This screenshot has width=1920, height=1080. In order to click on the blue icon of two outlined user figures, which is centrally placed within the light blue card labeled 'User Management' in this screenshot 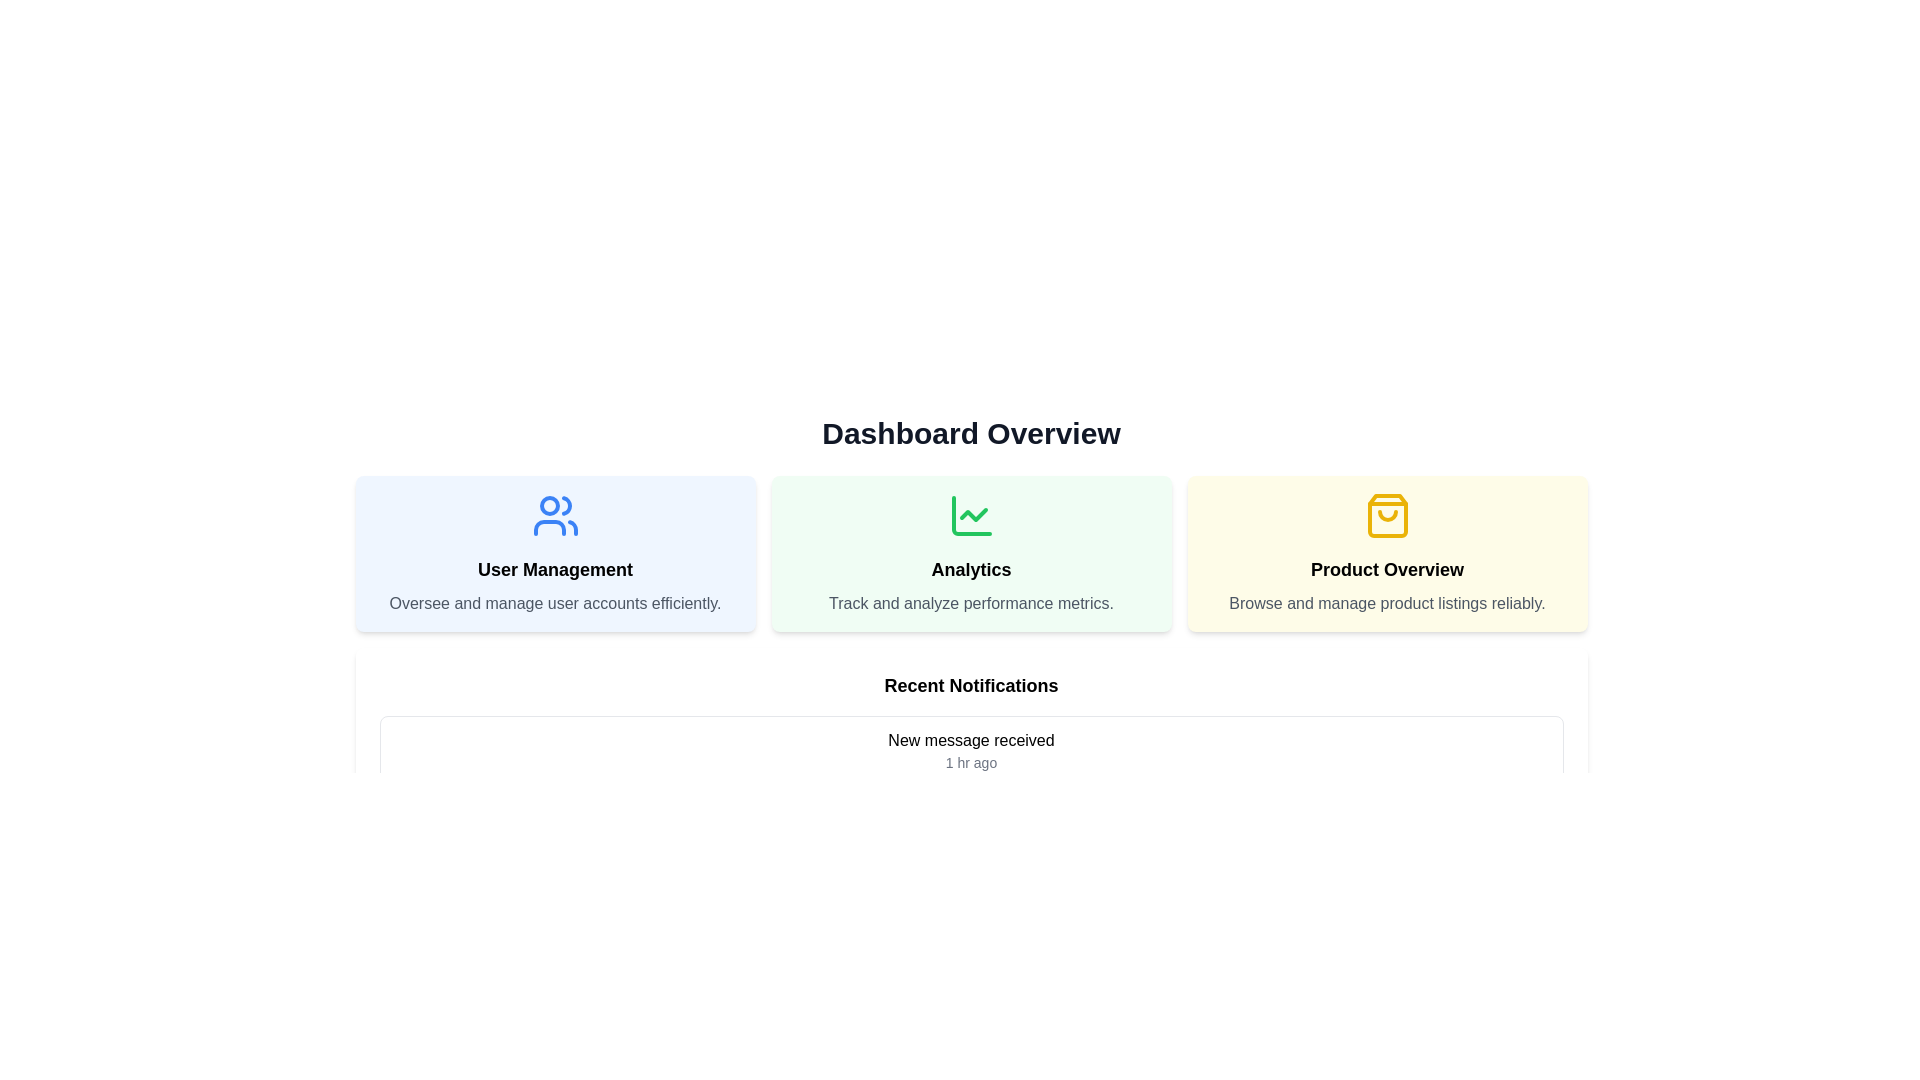, I will do `click(555, 515)`.